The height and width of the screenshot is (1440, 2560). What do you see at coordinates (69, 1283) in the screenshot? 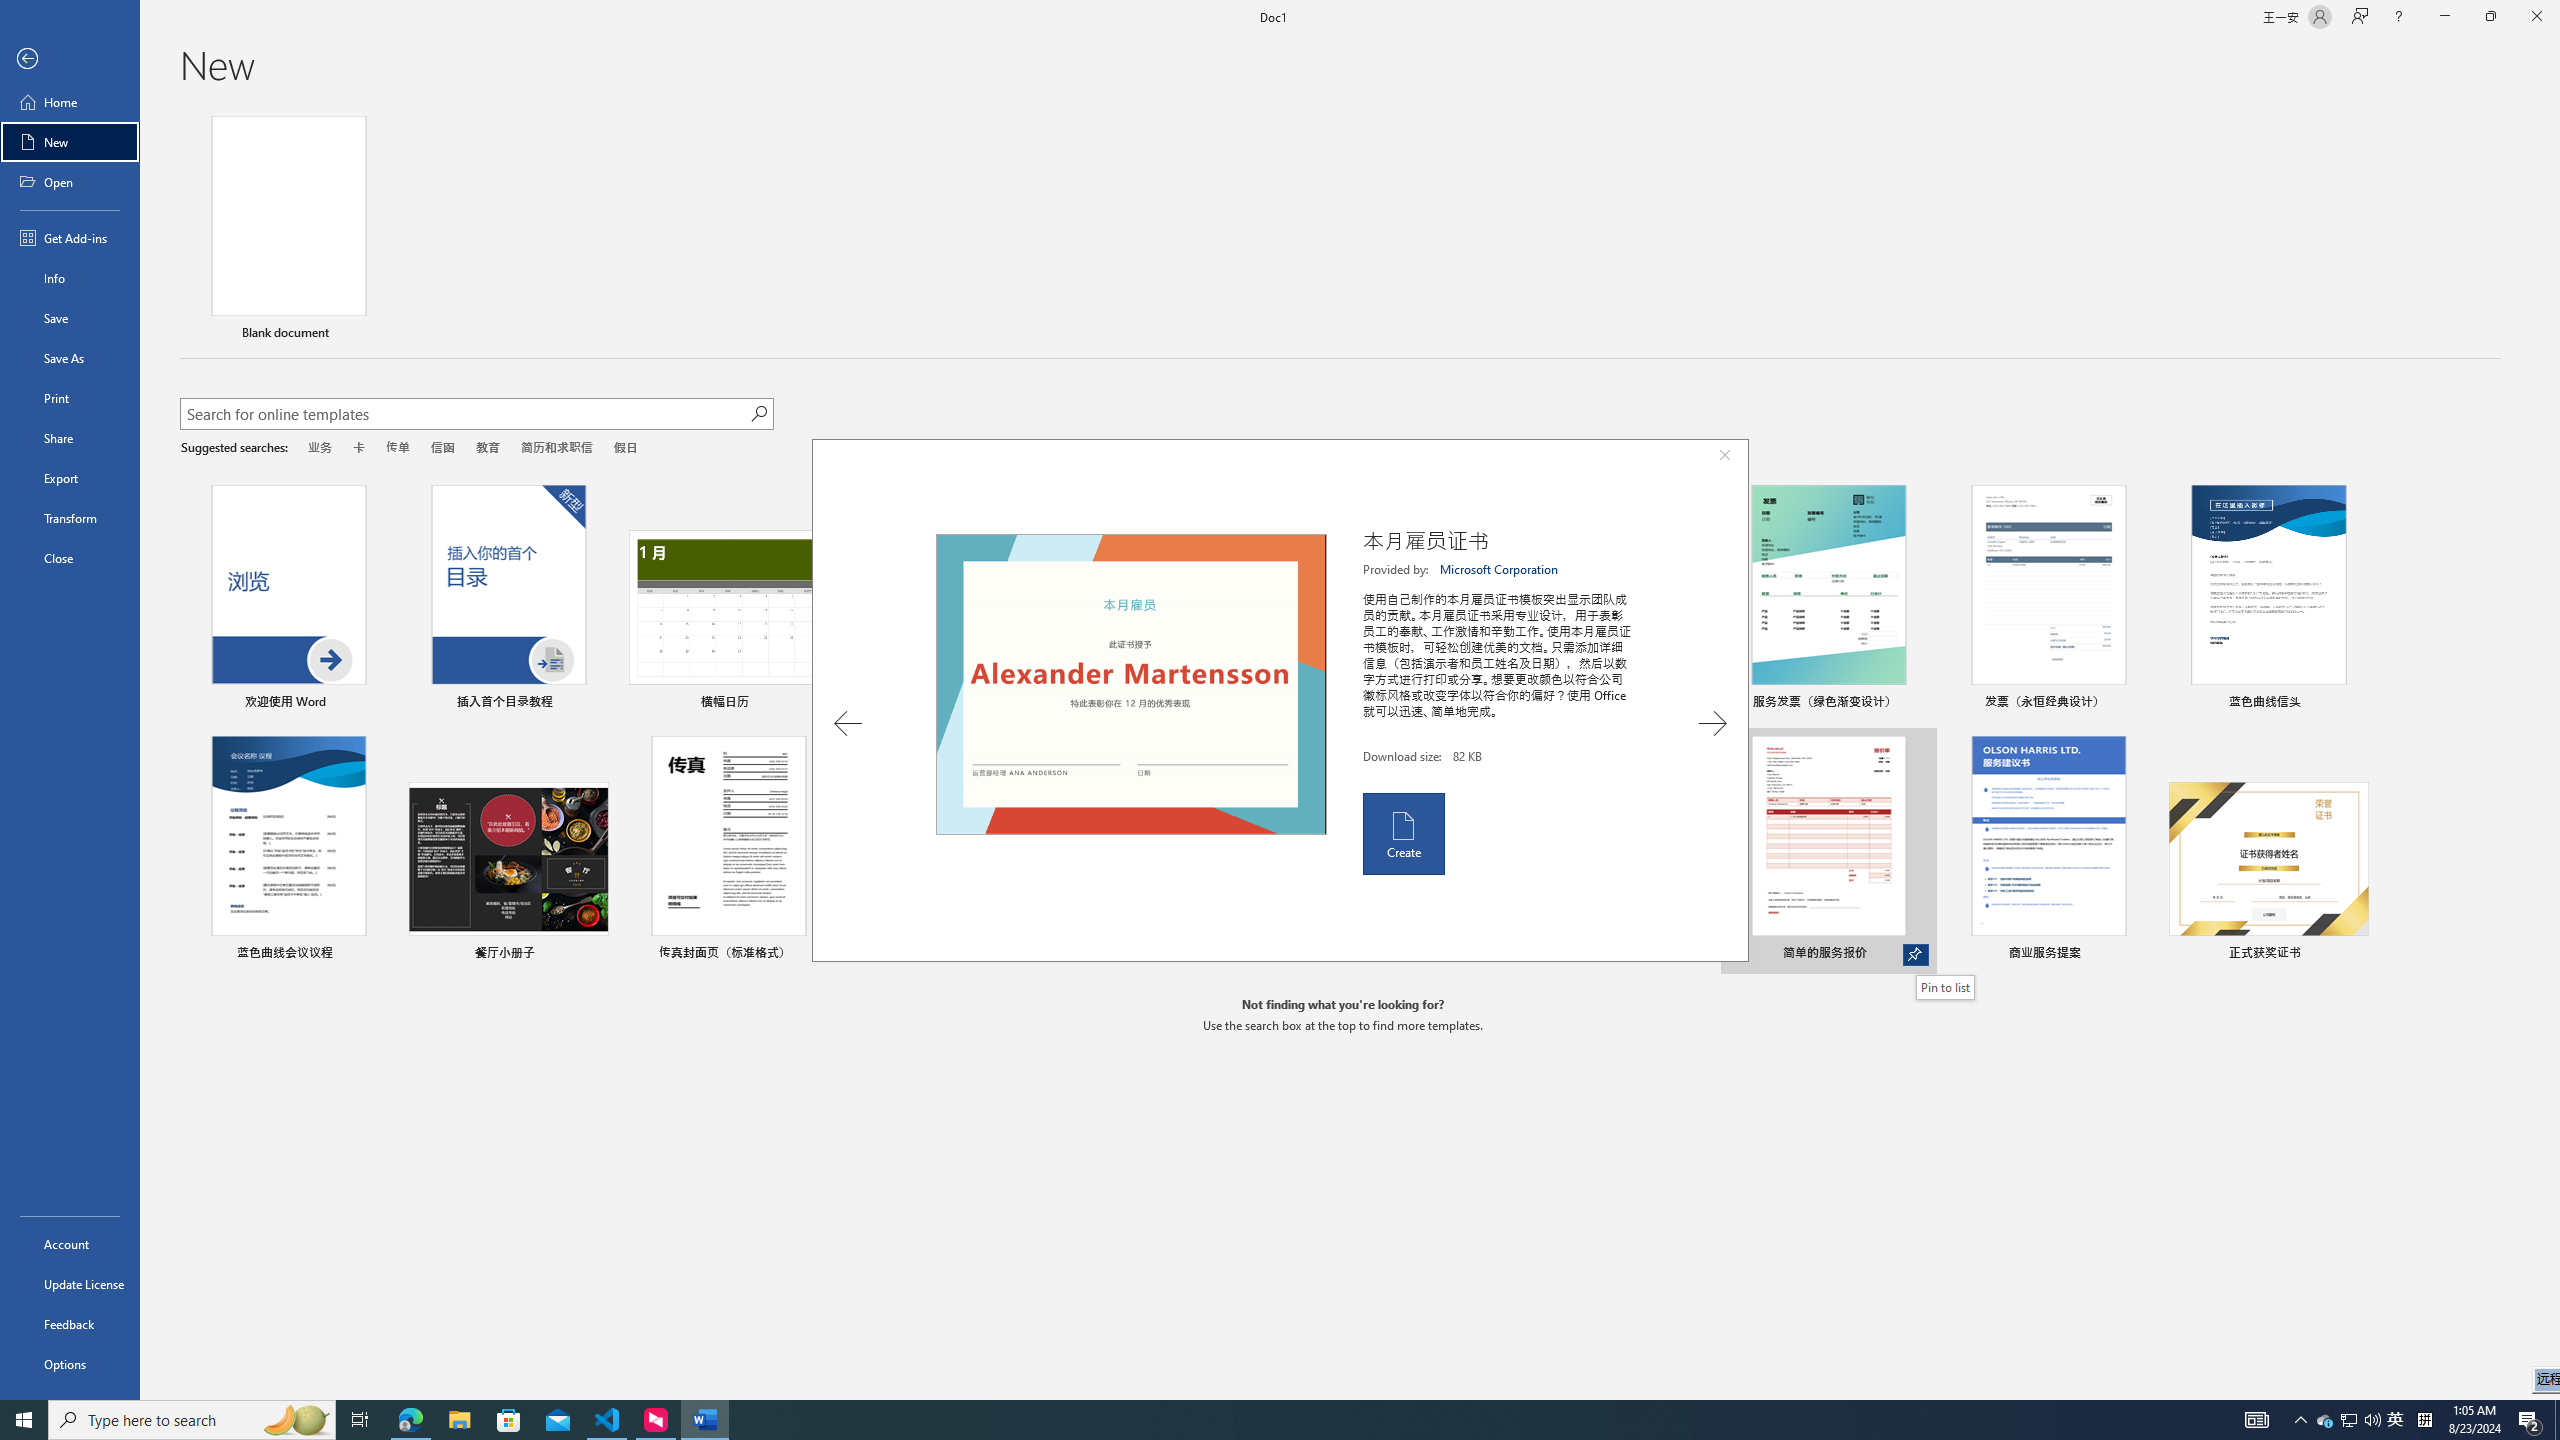
I see `'Update License'` at bounding box center [69, 1283].